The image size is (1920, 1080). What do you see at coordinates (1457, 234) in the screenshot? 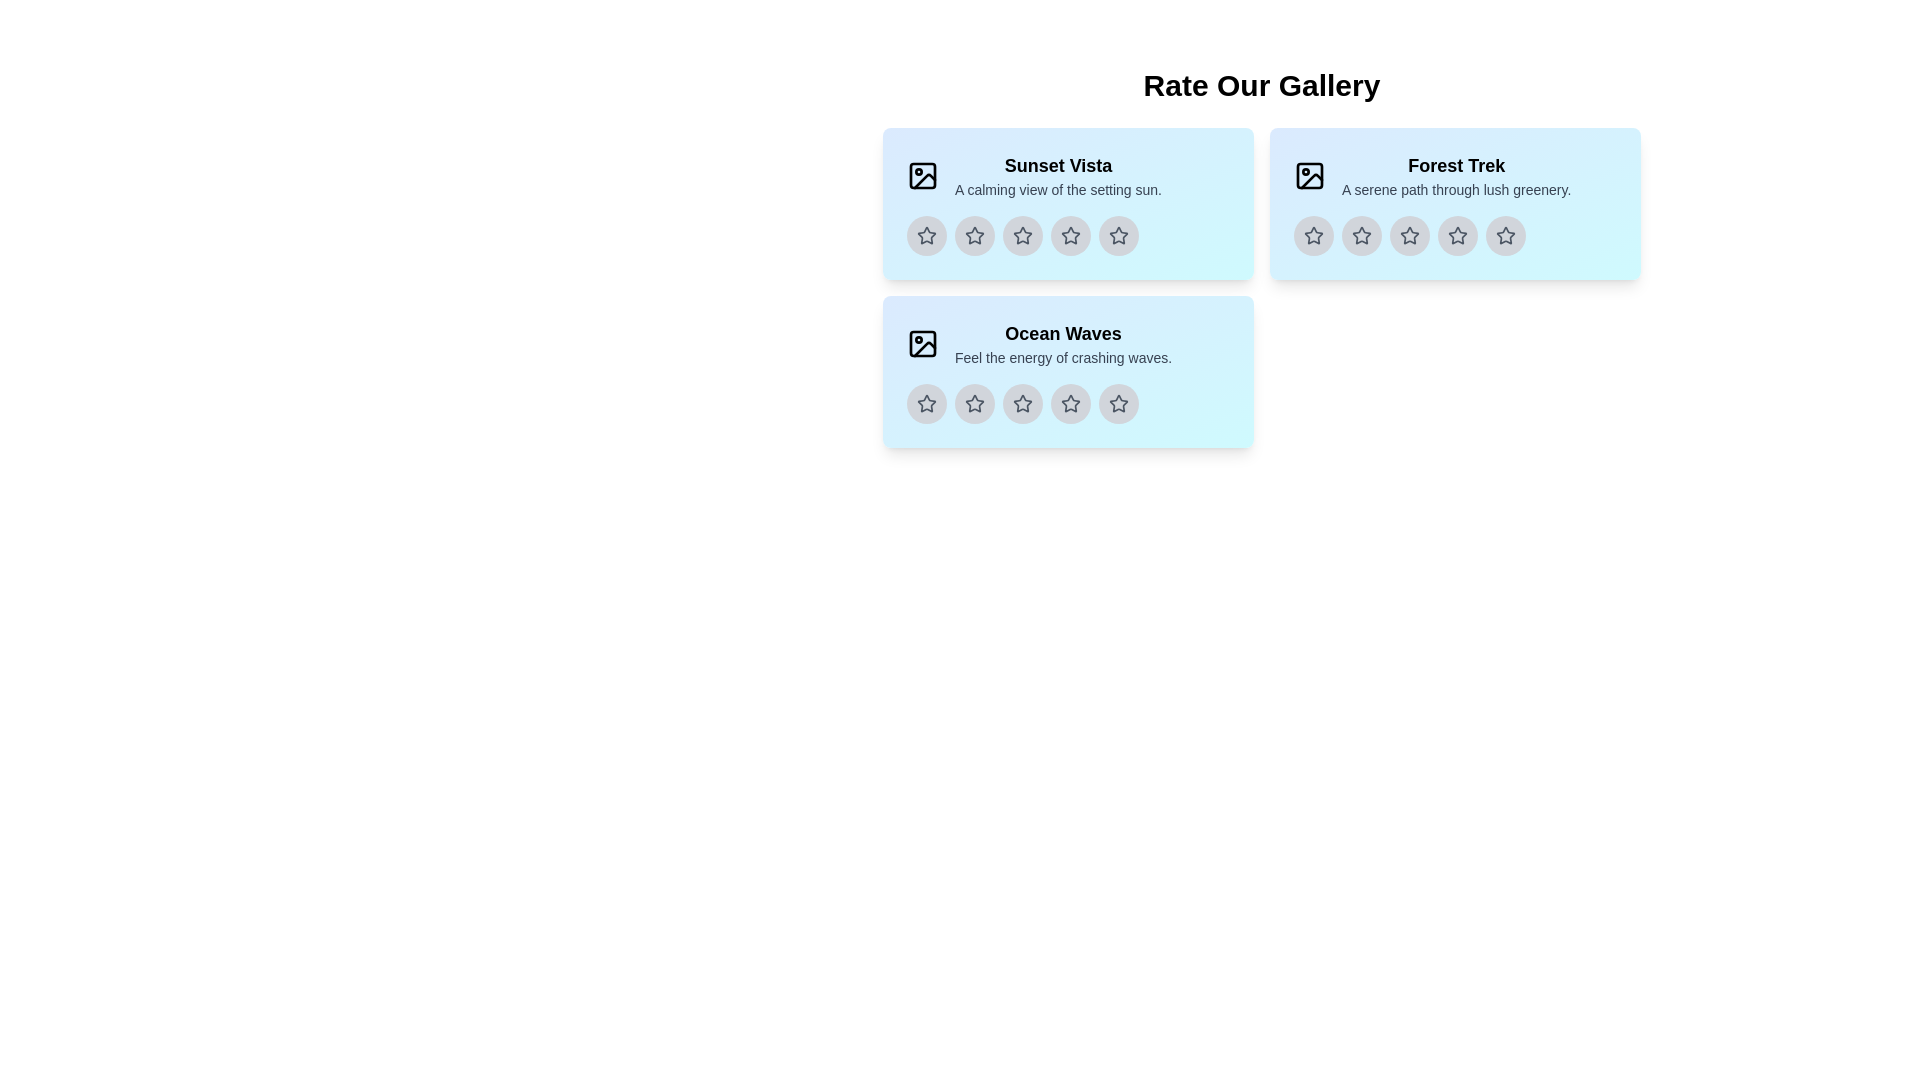
I see `the fourth star icon in the 'Forest Trek' rating section to set a four-star rating` at bounding box center [1457, 234].